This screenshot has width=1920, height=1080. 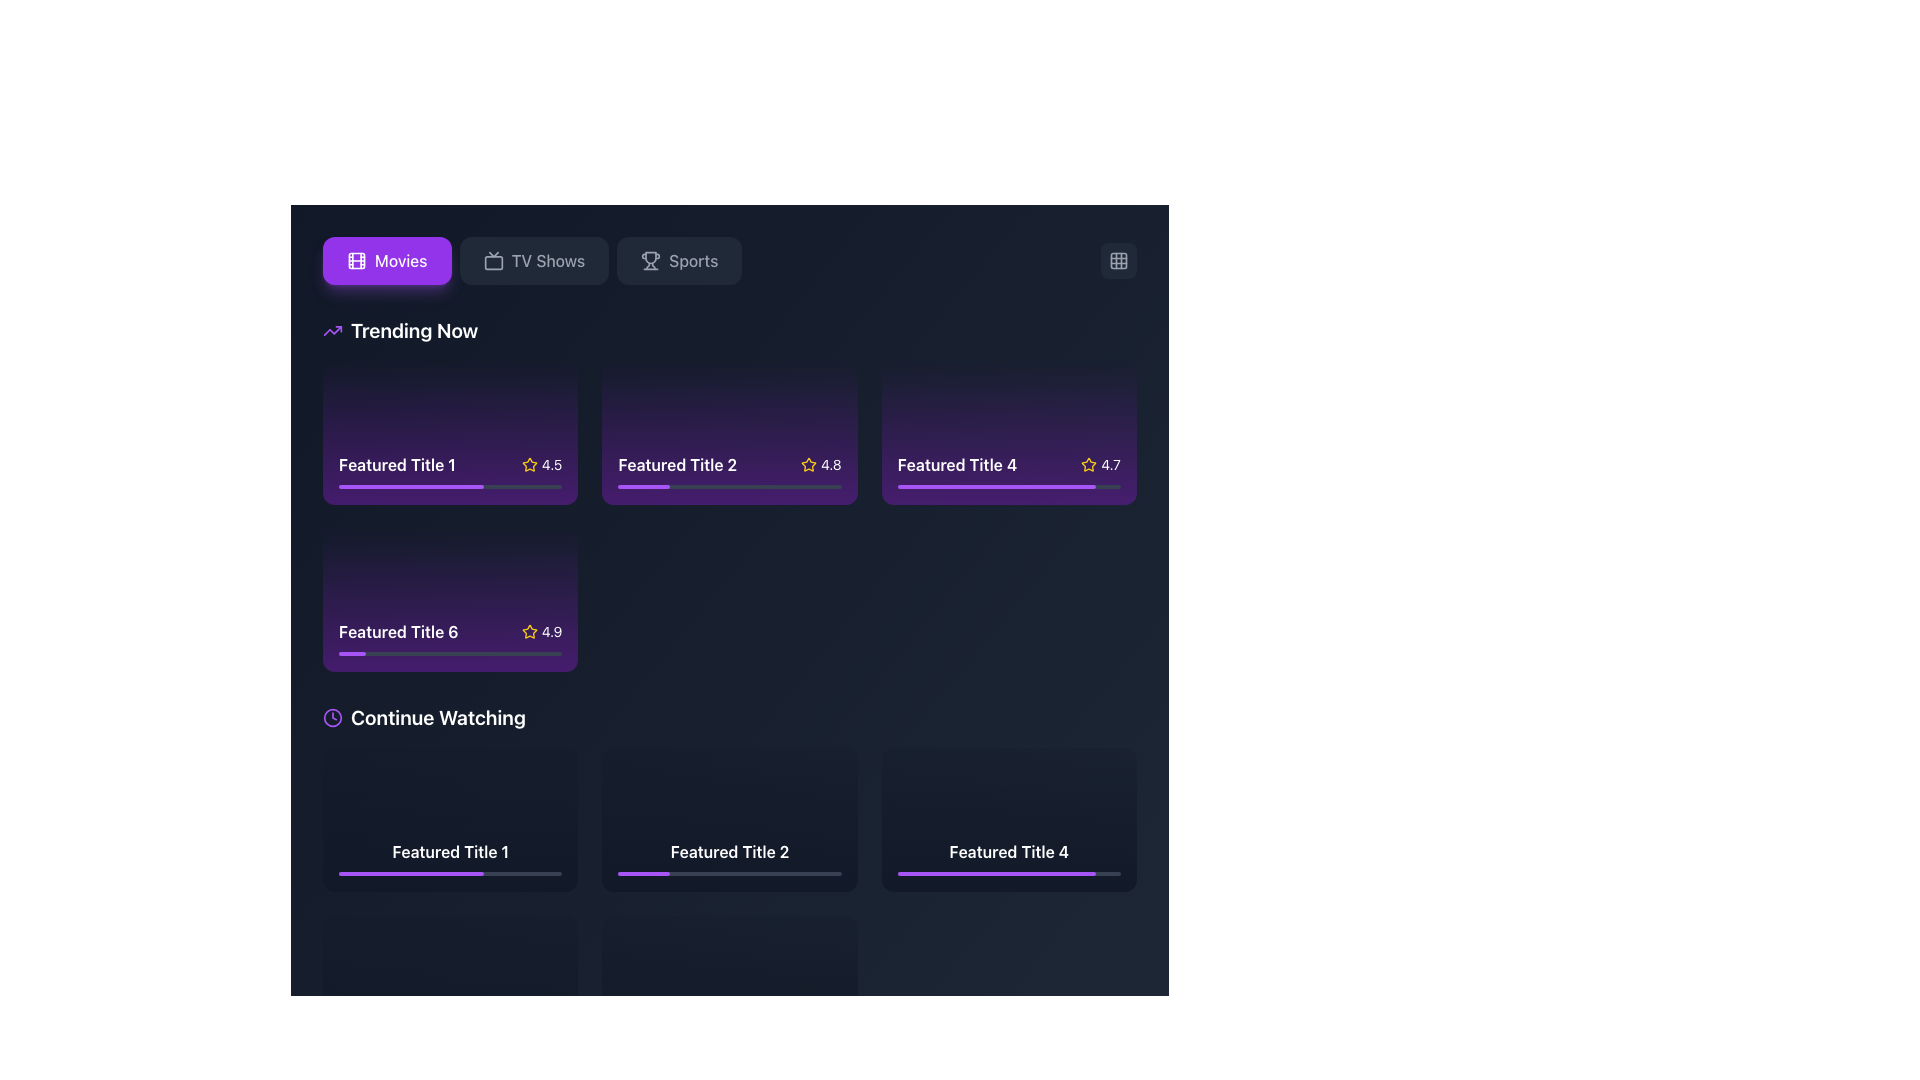 I want to click on the progress level of the Progress bar located in the content card for 'Featured Title 4' in the 'Trending Now' section, positioned in the top-right card of the first row, so click(x=1009, y=486).